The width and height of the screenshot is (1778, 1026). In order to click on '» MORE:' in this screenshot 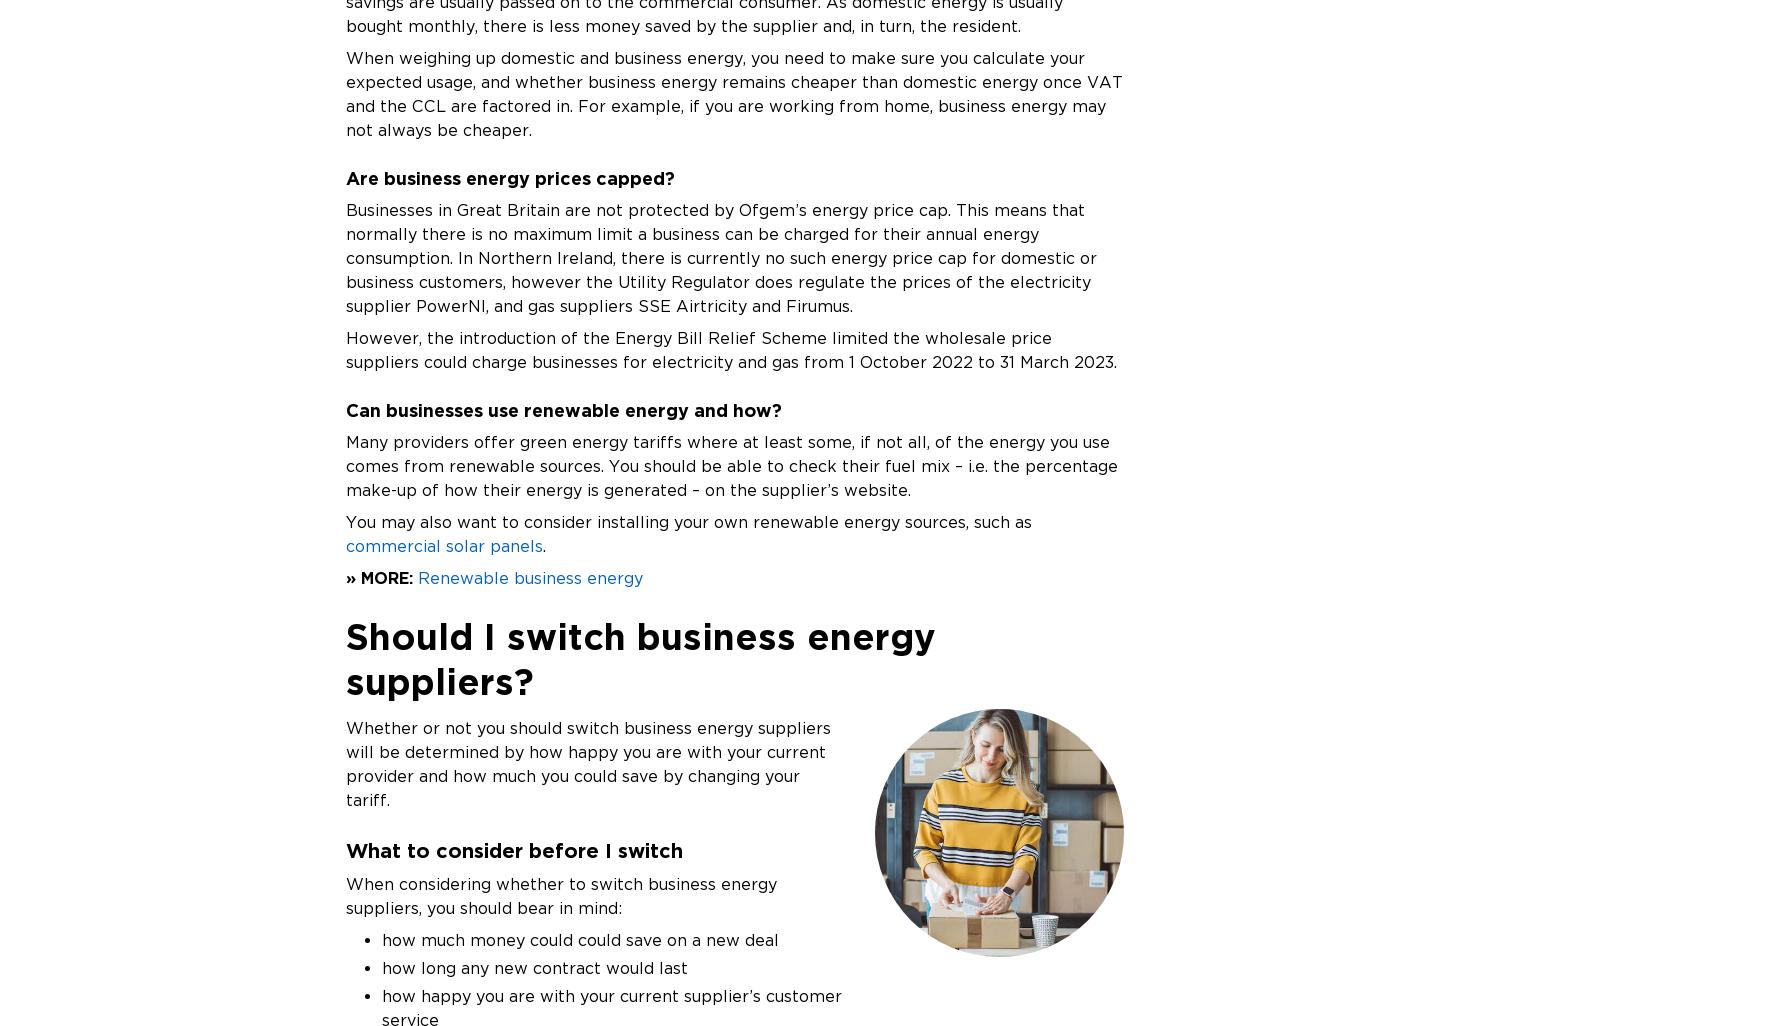, I will do `click(378, 576)`.